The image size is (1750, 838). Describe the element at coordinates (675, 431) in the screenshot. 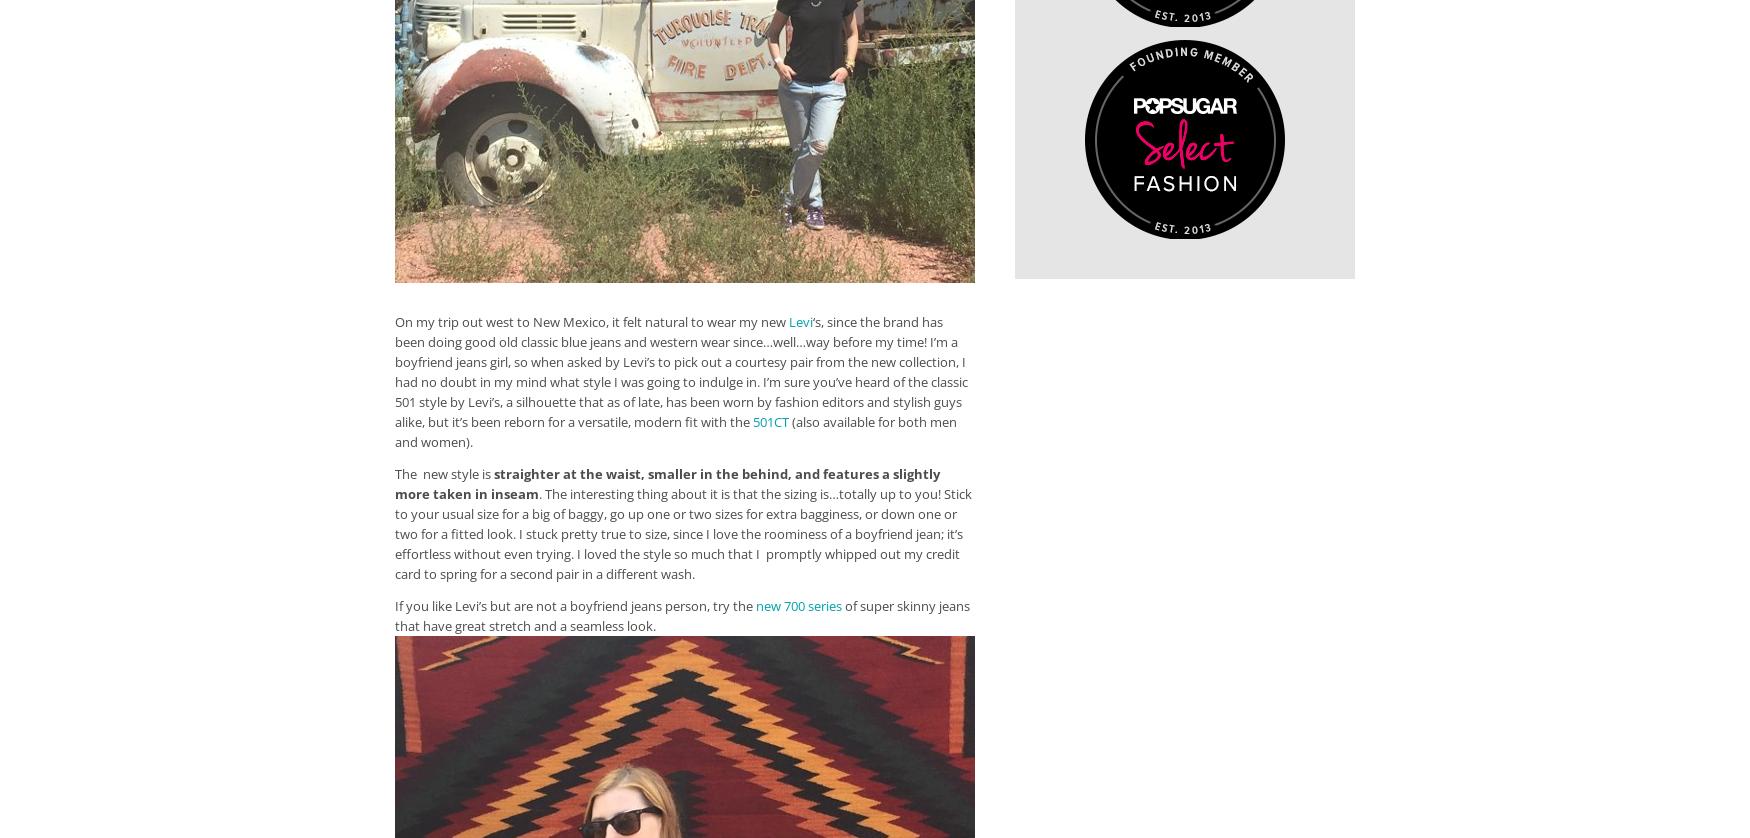

I see `'(also available for both men and women).'` at that location.